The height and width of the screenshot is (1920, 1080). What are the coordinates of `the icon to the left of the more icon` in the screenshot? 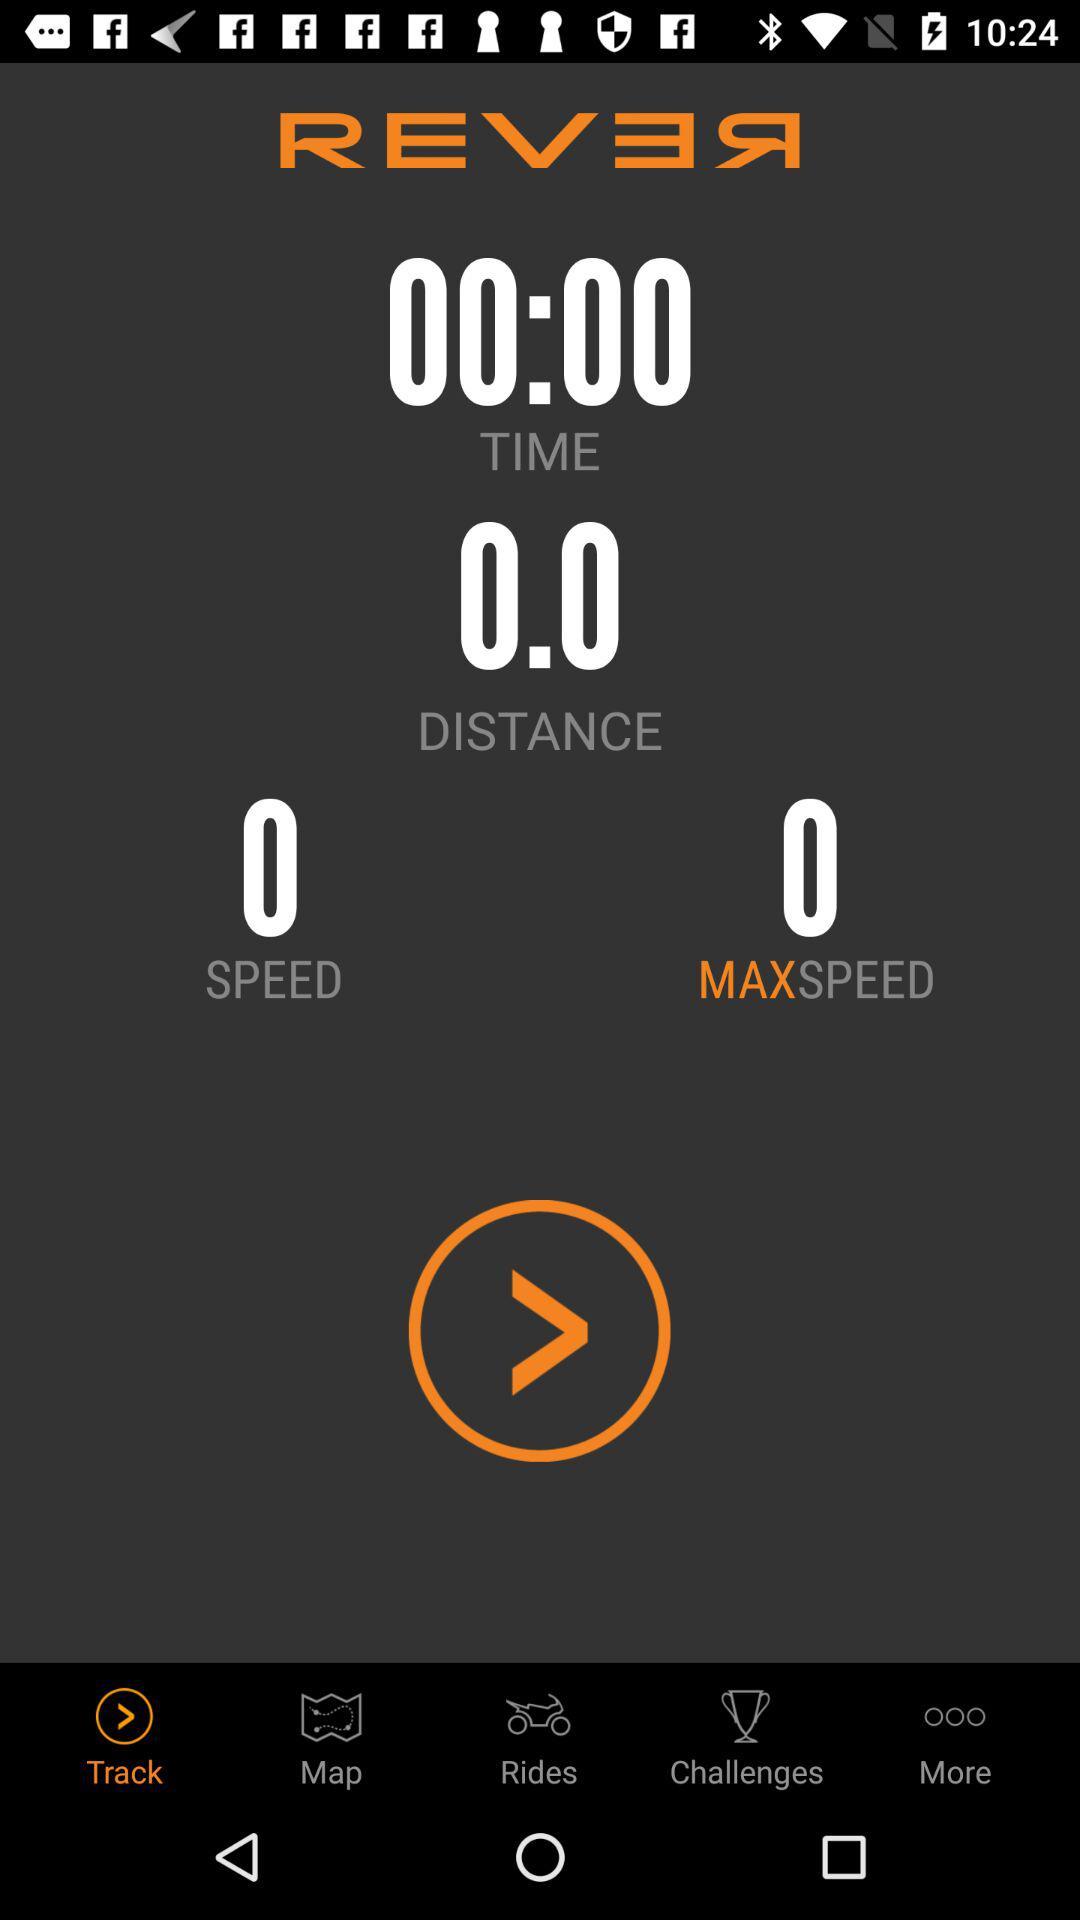 It's located at (747, 1731).